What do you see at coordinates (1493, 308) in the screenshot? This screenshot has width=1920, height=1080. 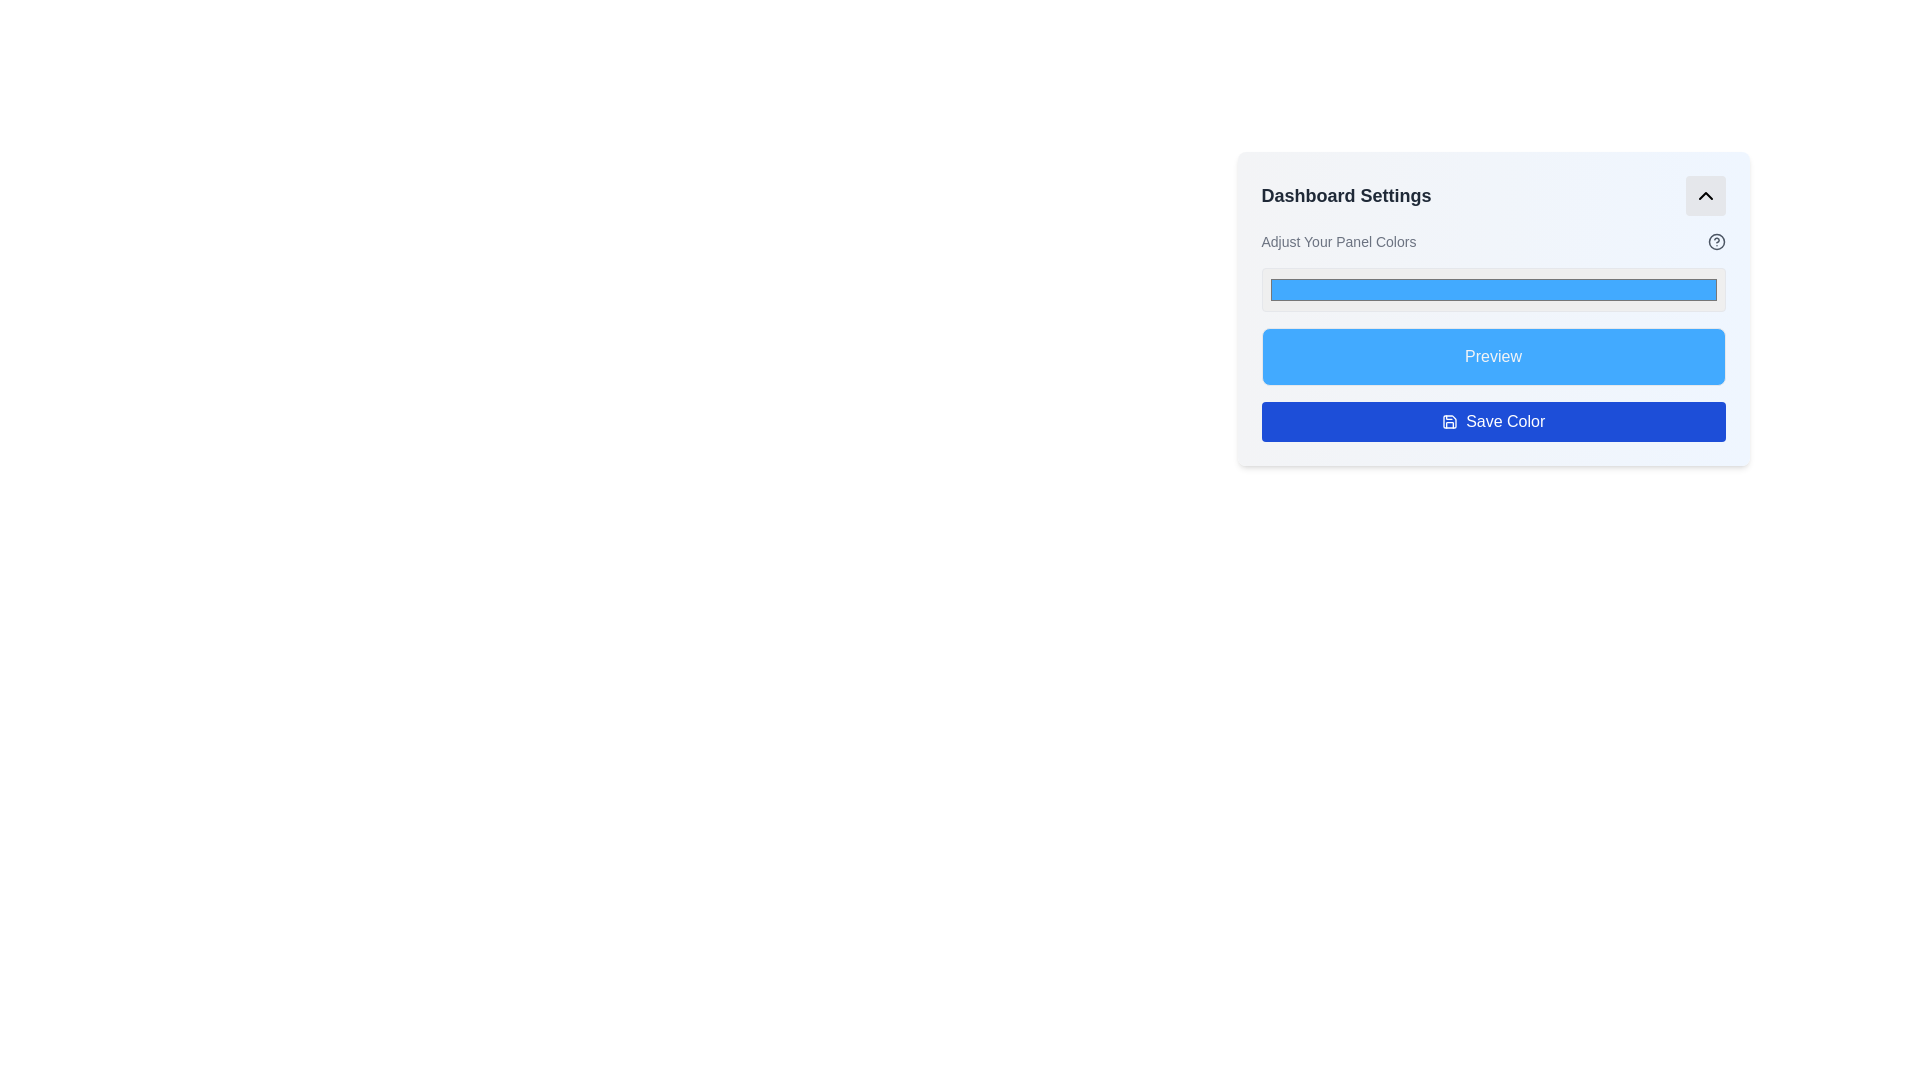 I see `the Color Picker Input located below 'Adjust Your Panel Colors' and above the 'Preview' and 'Save Color' buttons to interact with it` at bounding box center [1493, 308].